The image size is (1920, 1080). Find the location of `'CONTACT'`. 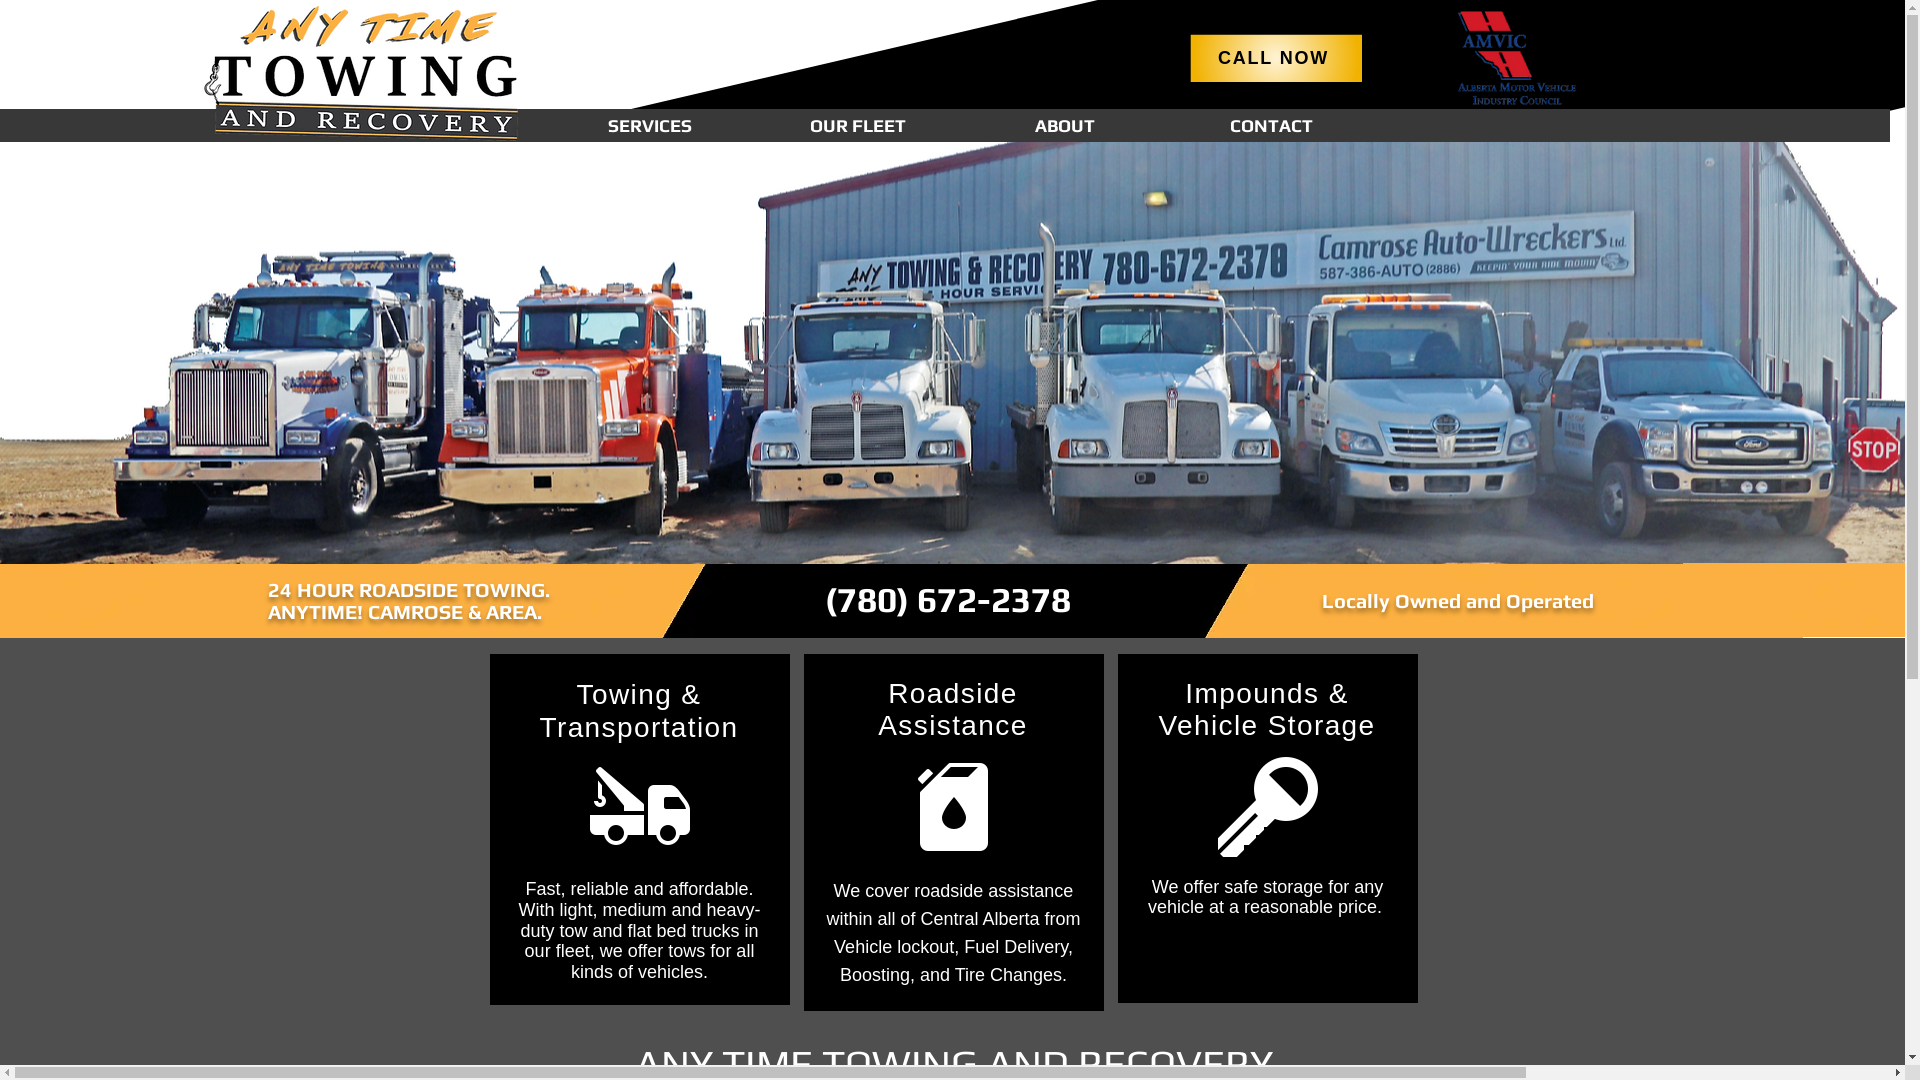

'CONTACT' is located at coordinates (1270, 125).